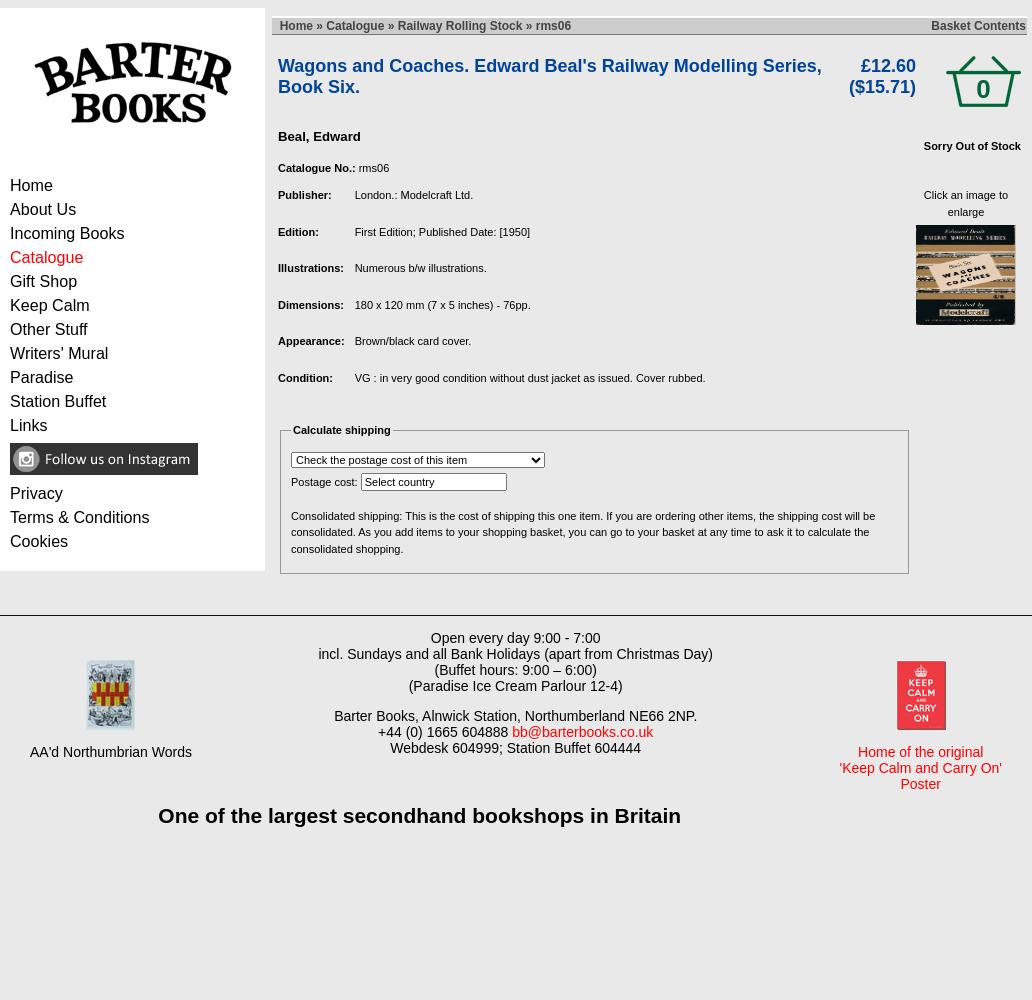 The width and height of the screenshot is (1032, 1000). I want to click on 'Incoming Books', so click(66, 232).